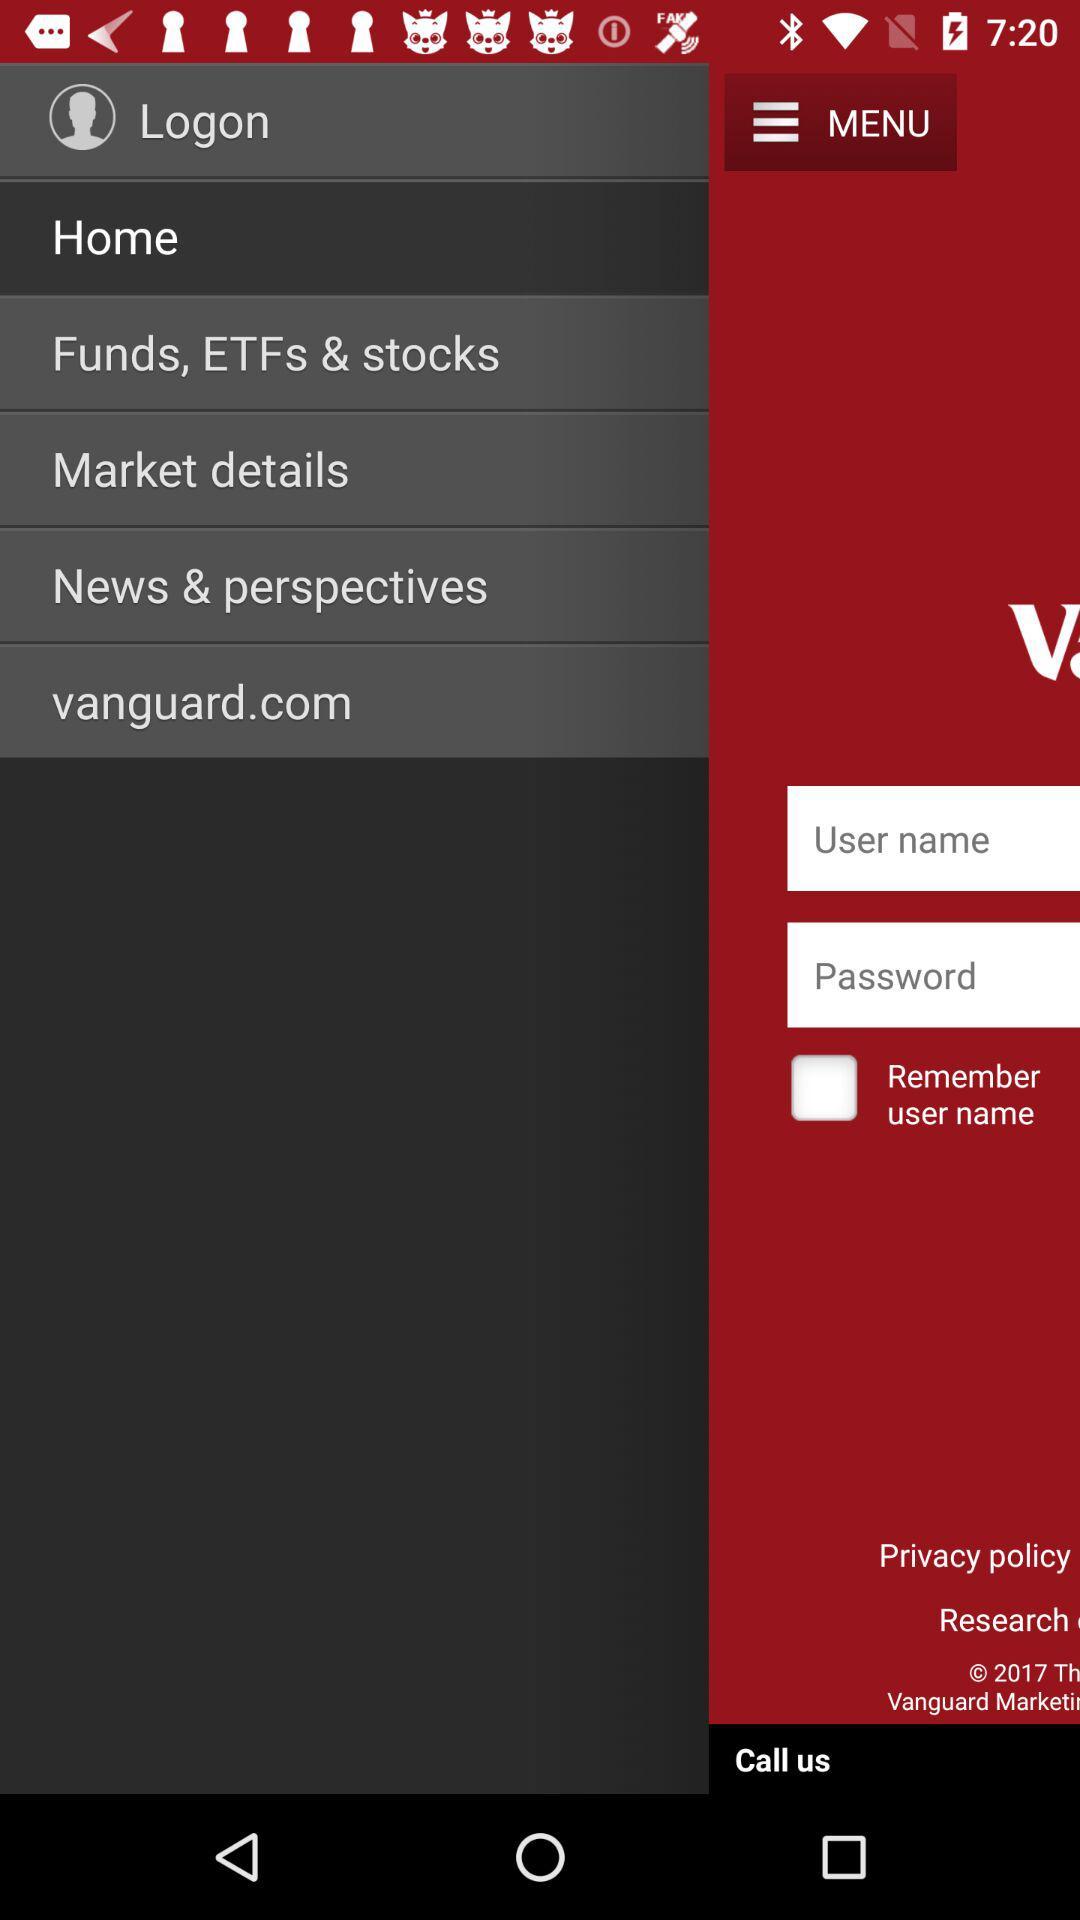 The image size is (1080, 1920). Describe the element at coordinates (270, 583) in the screenshot. I see `the news & perspectives app` at that location.